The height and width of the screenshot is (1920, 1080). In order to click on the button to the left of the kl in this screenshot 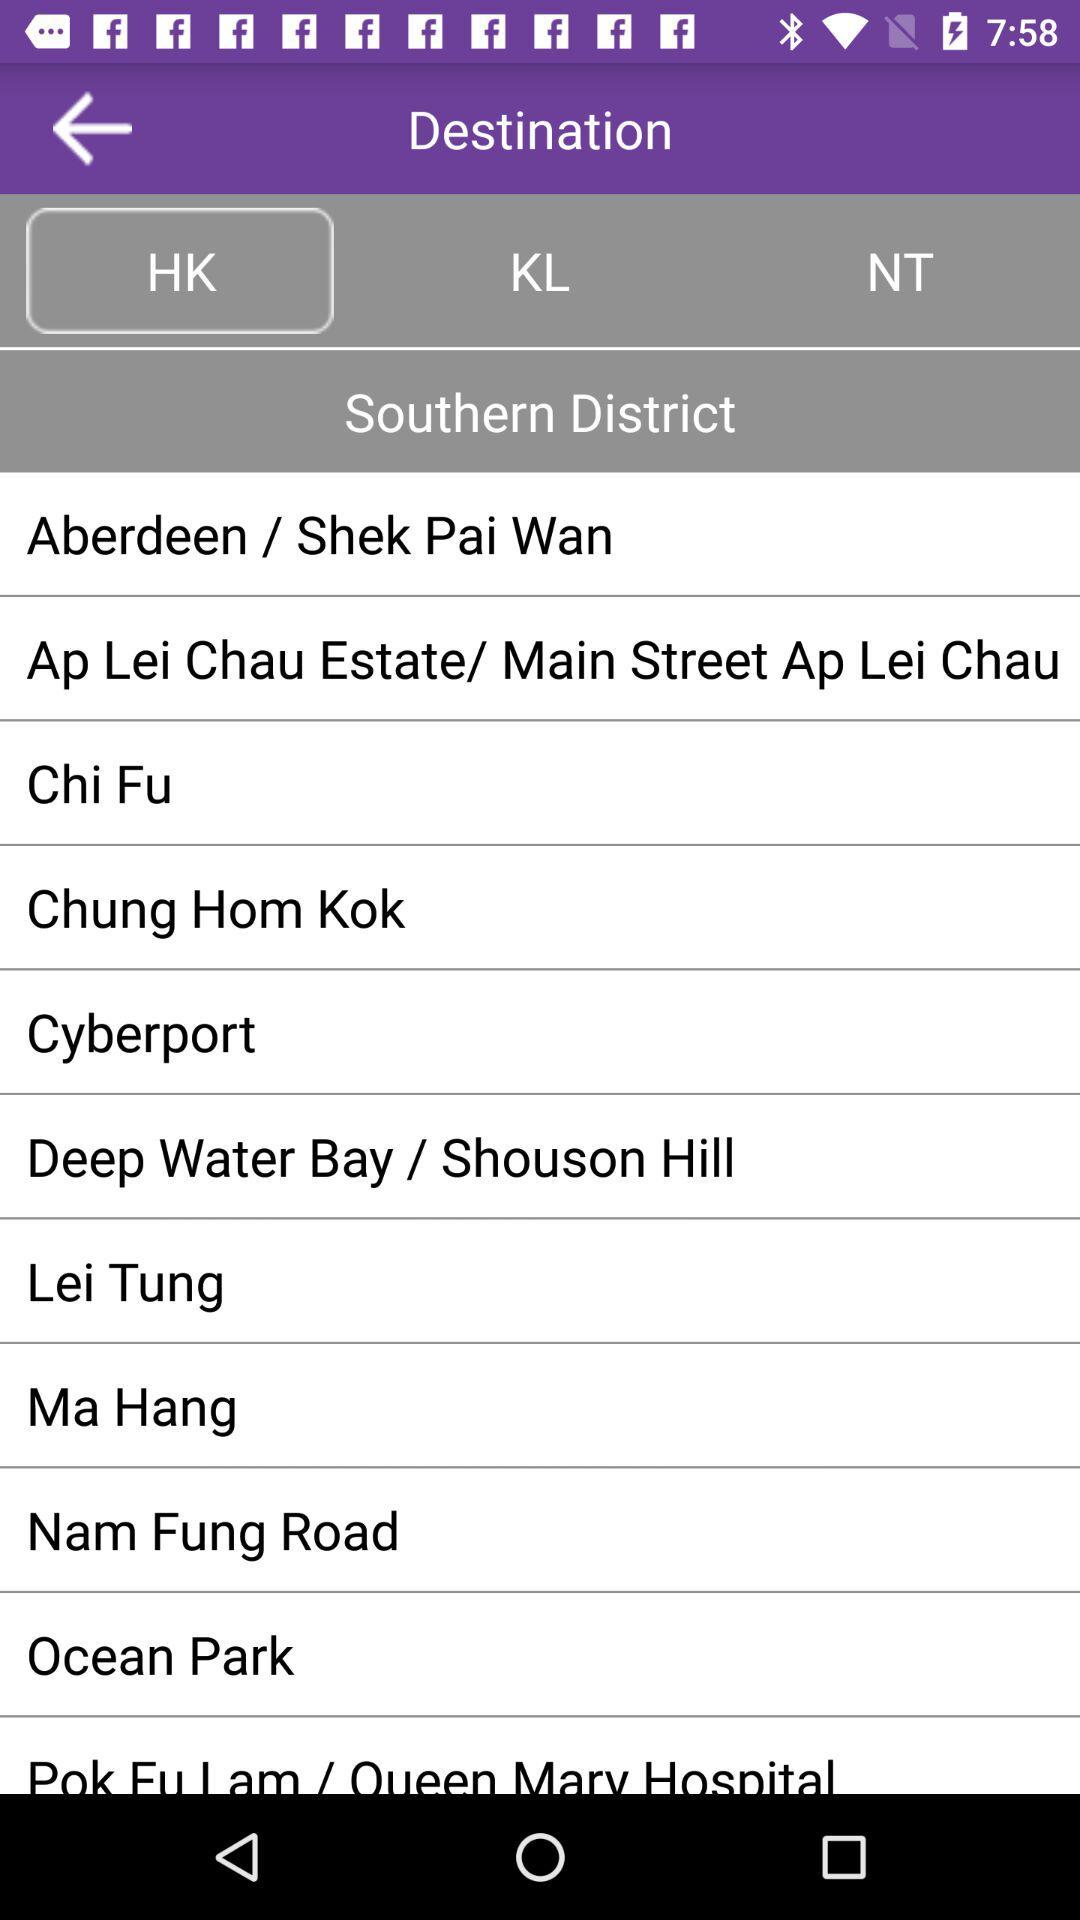, I will do `click(180, 269)`.